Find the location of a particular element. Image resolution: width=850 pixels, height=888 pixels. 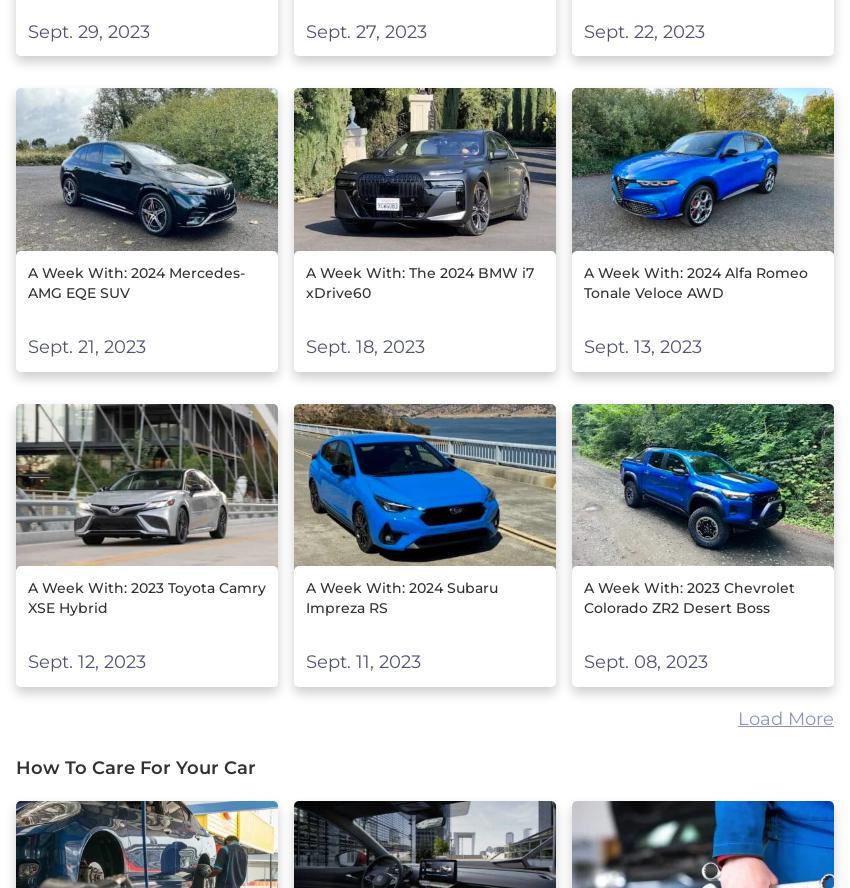

'A Week With: 2024 Alfa Romeo Tonale Veloce AWD' is located at coordinates (693, 281).